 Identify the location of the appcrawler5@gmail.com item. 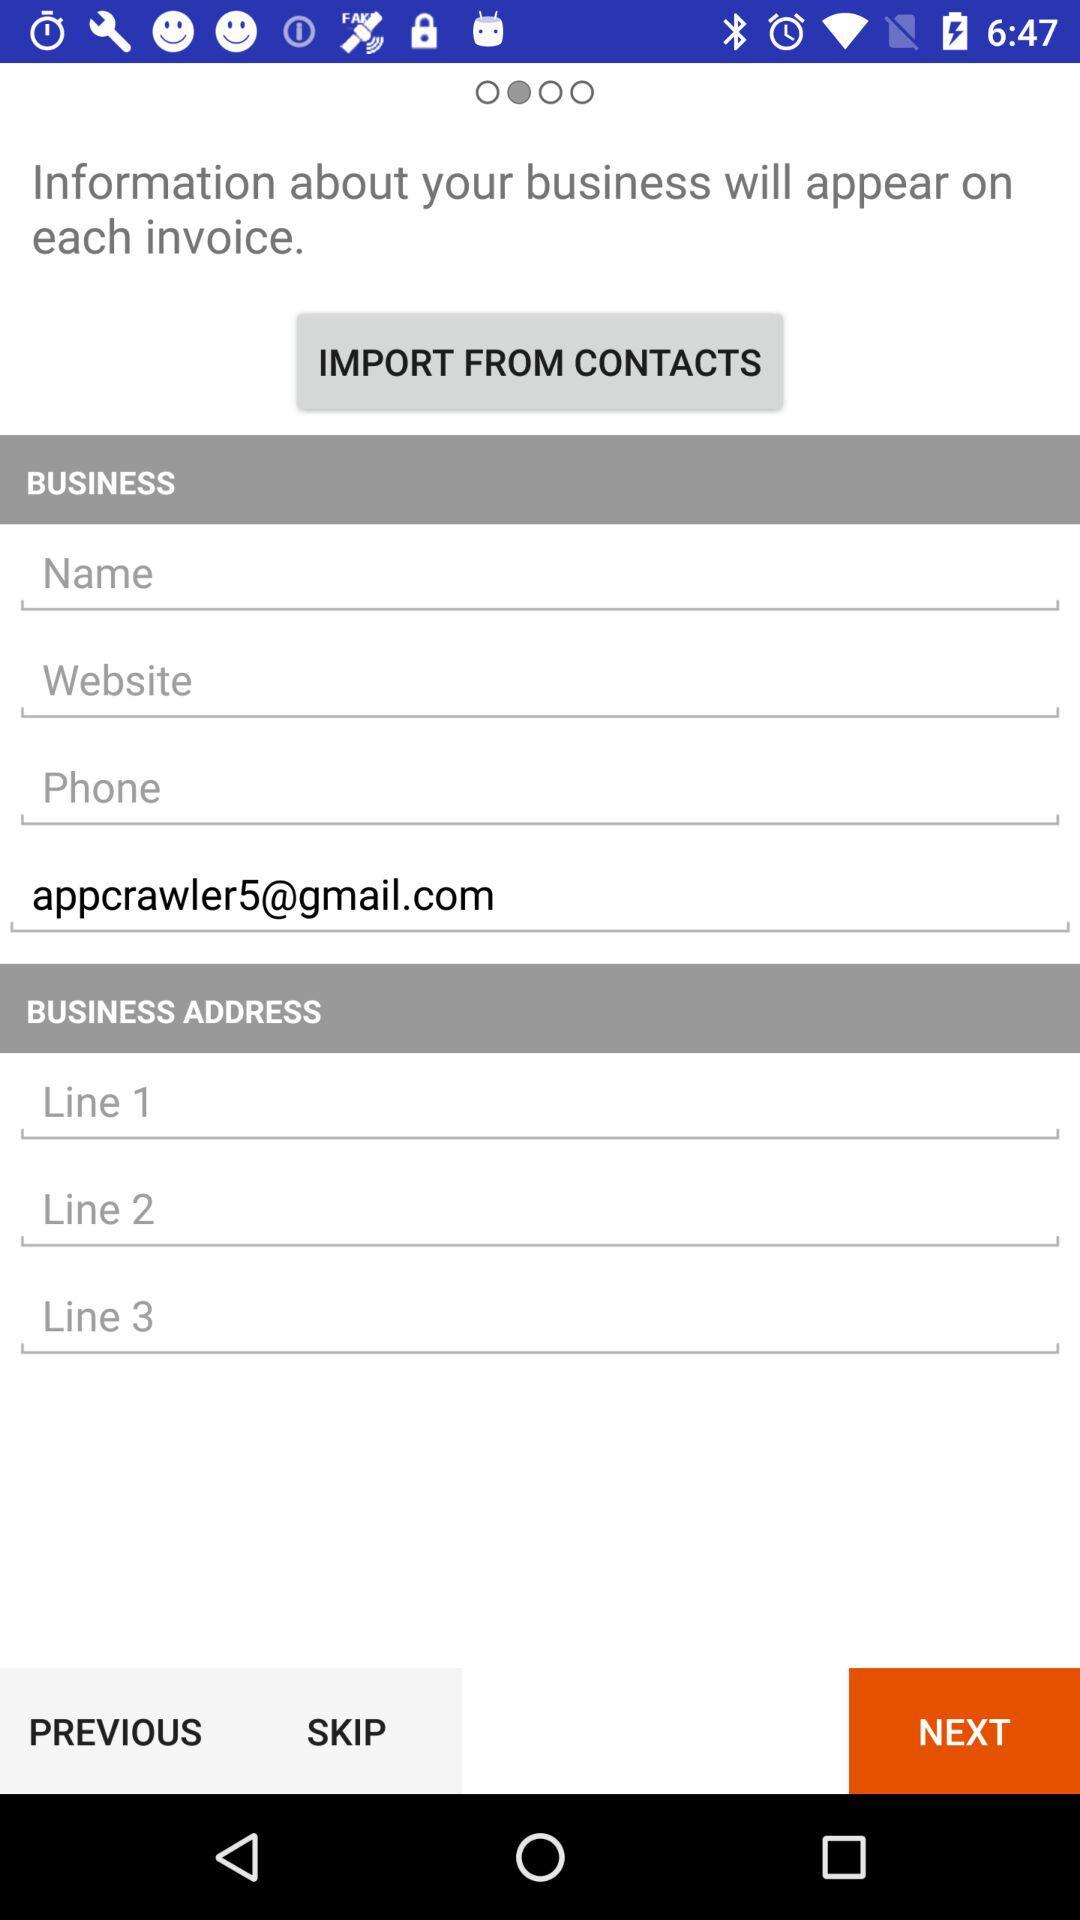
(540, 893).